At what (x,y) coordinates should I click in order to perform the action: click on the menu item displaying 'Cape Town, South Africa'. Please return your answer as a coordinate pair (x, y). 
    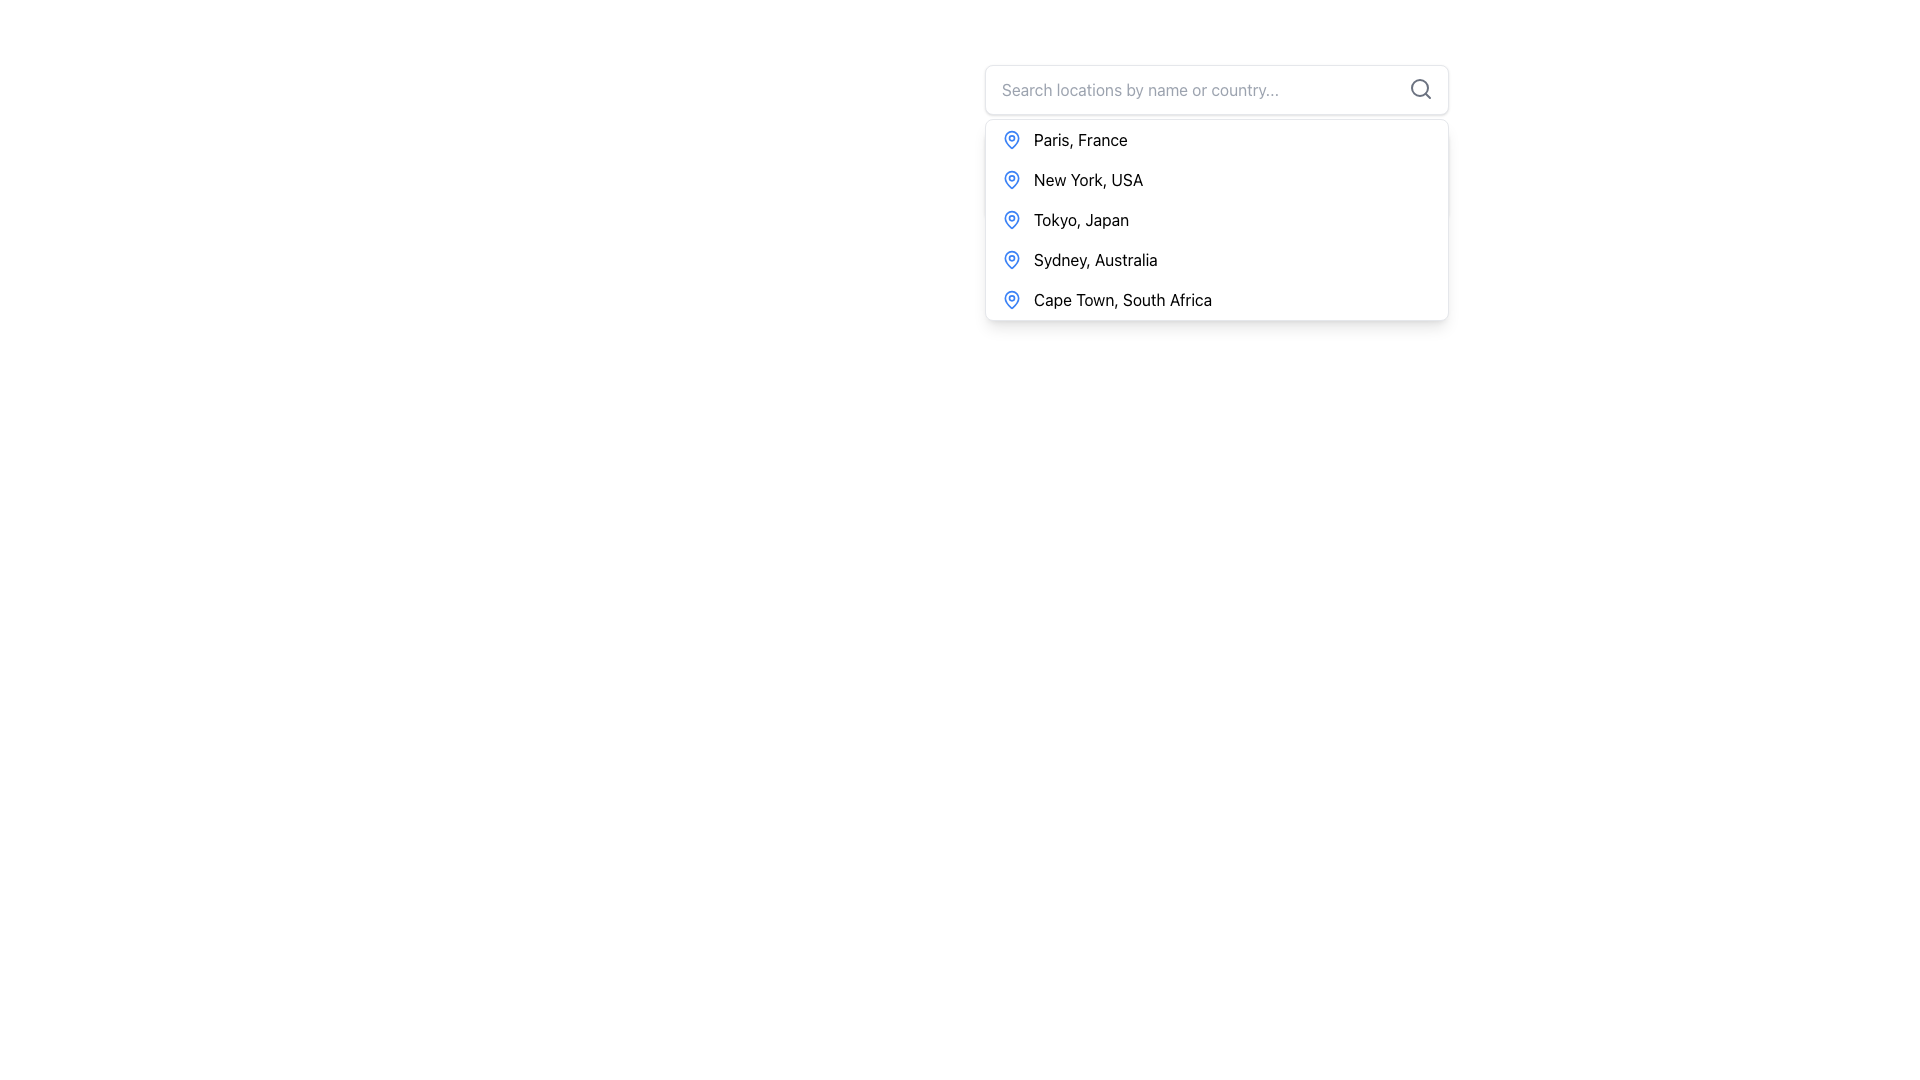
    Looking at the image, I should click on (1123, 300).